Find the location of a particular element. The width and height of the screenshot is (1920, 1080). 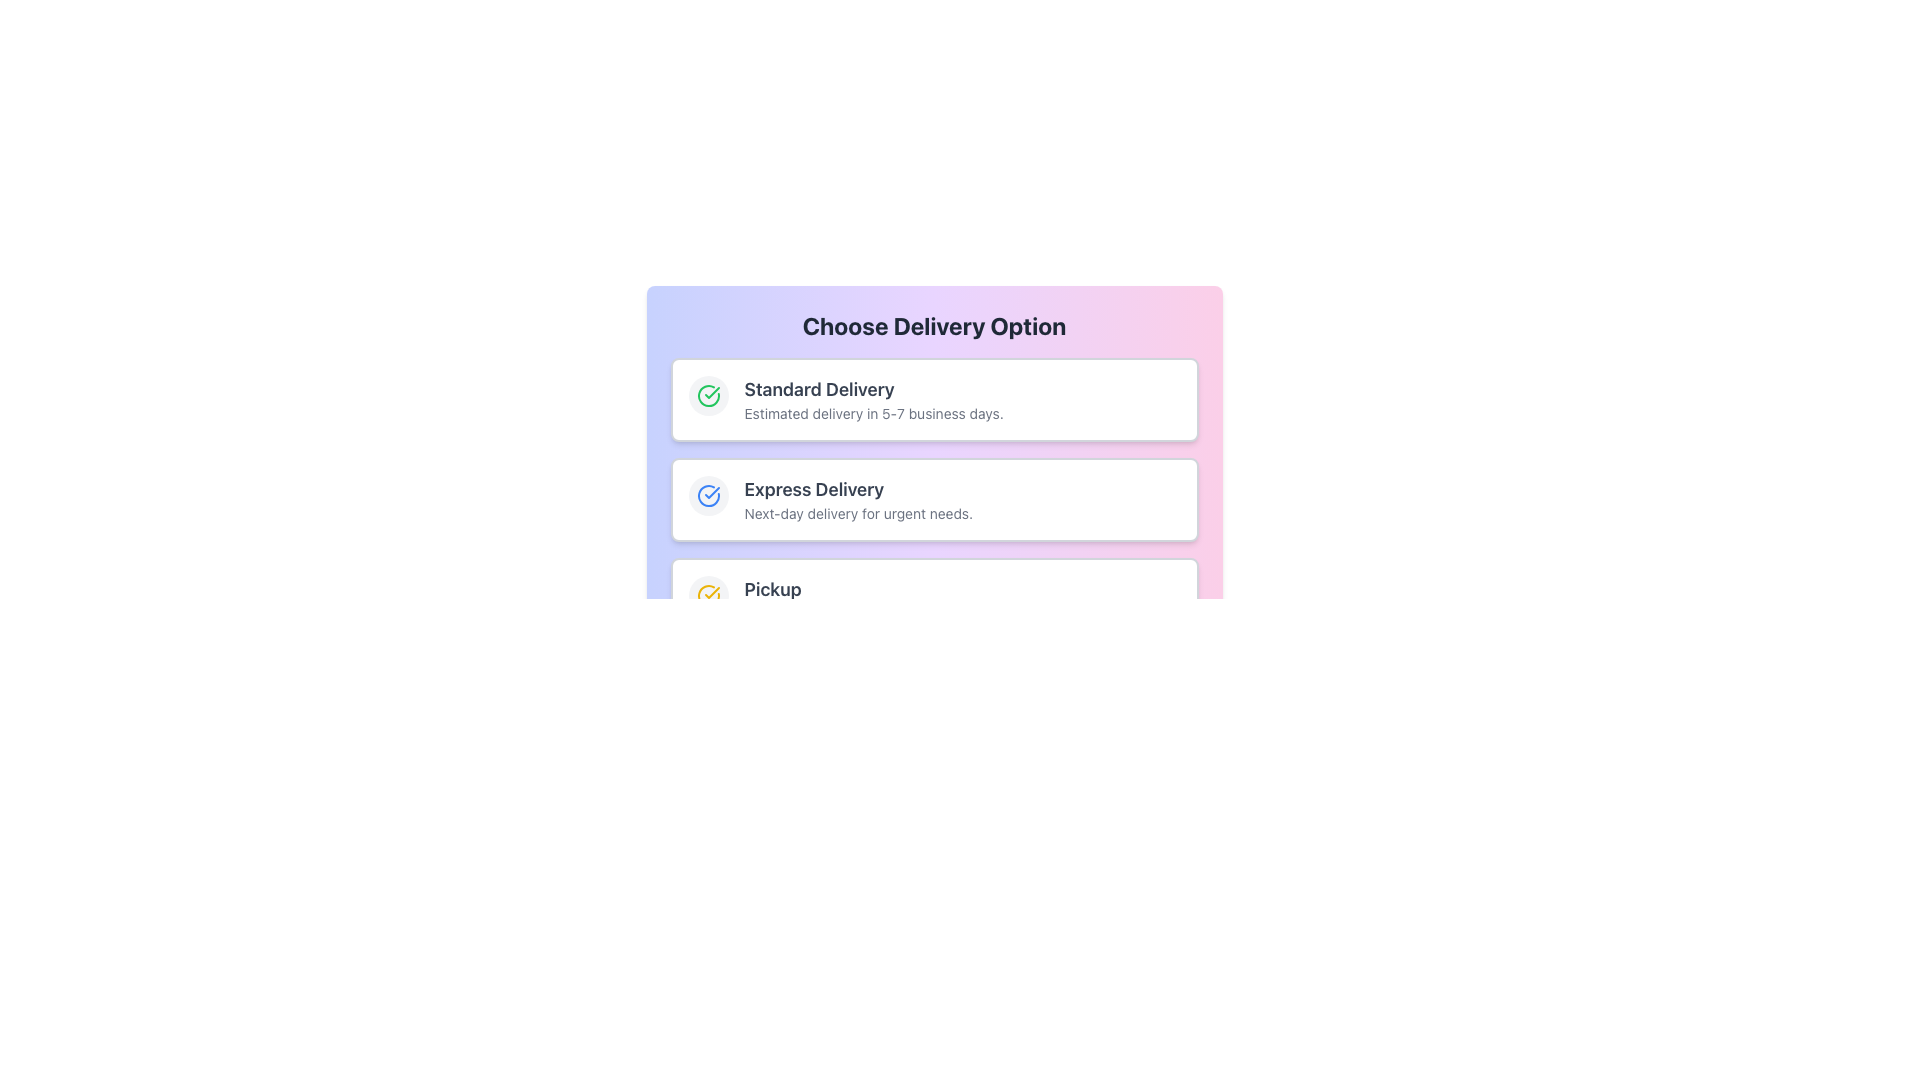

the informational label providing additional details about the 'Standard Delivery' option, located directly below the 'Standard Delivery' text is located at coordinates (962, 412).